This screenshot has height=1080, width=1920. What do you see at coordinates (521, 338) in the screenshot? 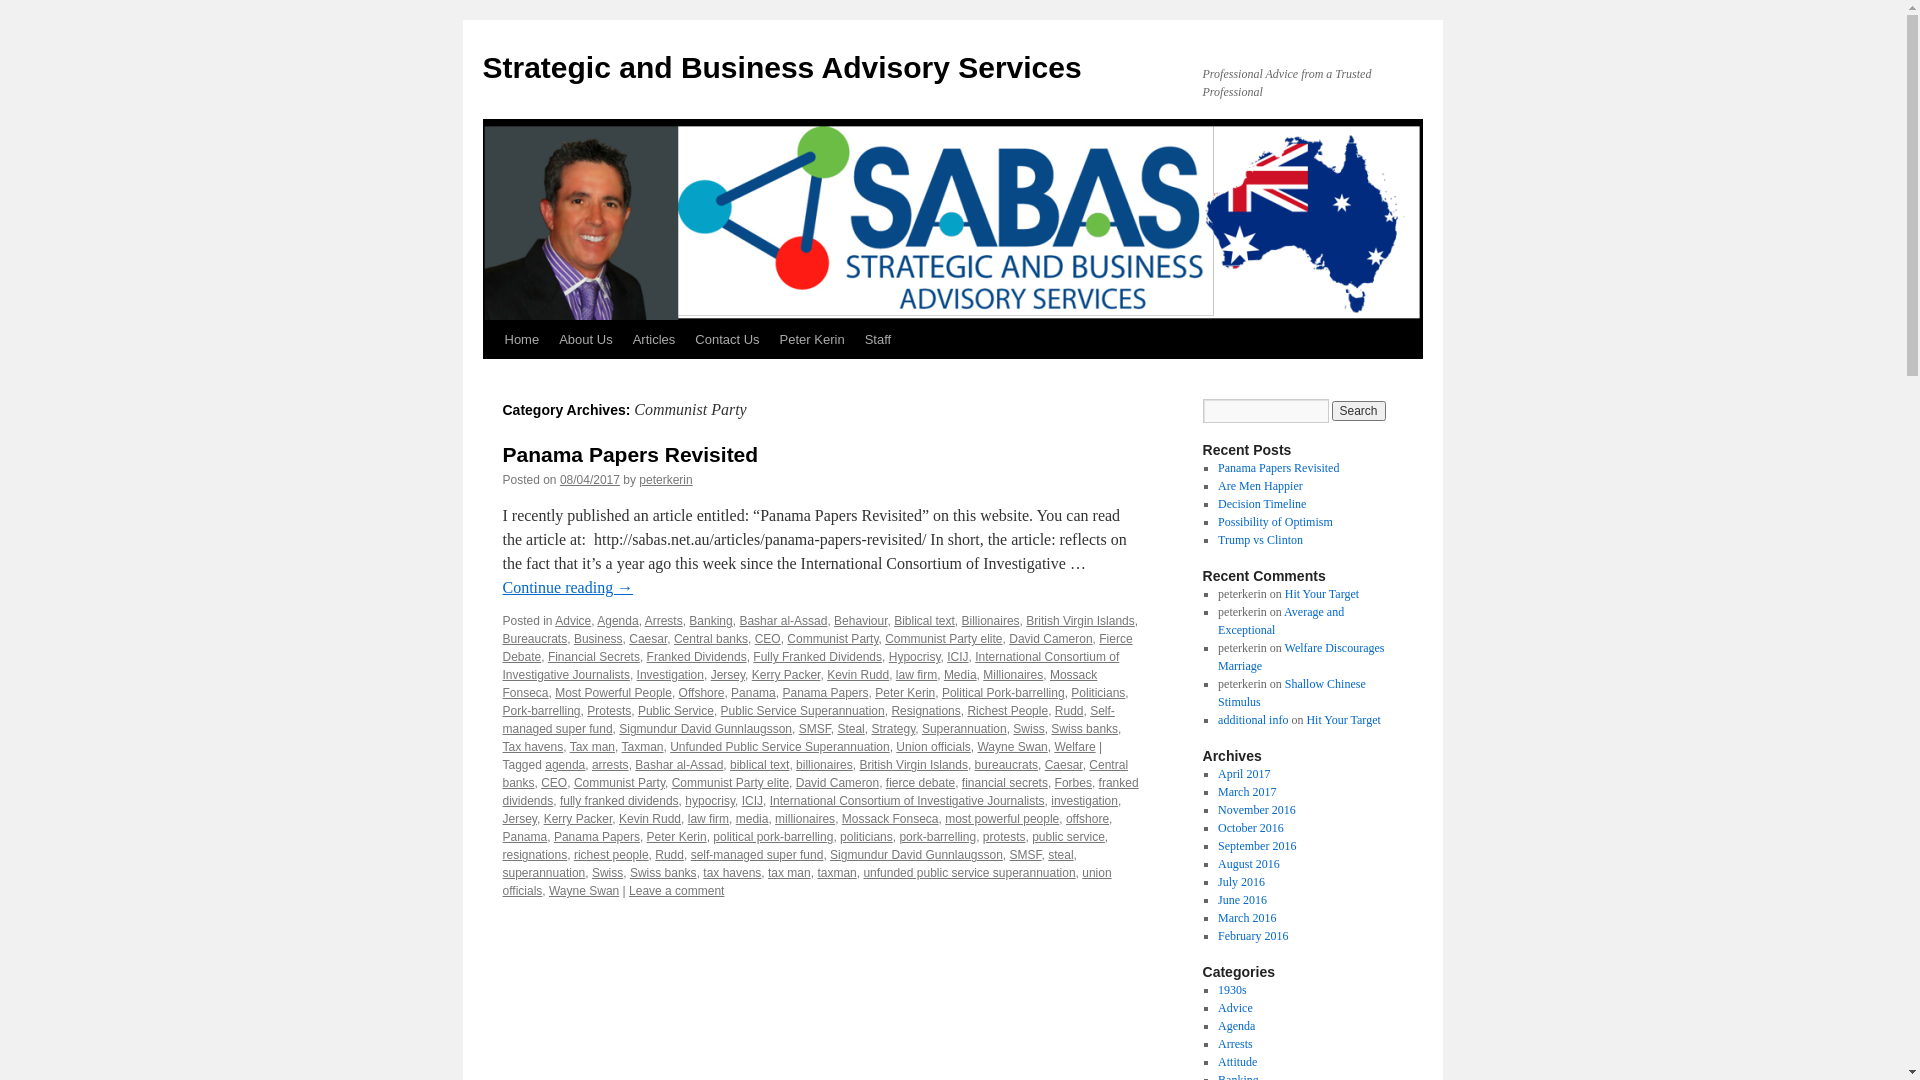
I see `'Home'` at bounding box center [521, 338].